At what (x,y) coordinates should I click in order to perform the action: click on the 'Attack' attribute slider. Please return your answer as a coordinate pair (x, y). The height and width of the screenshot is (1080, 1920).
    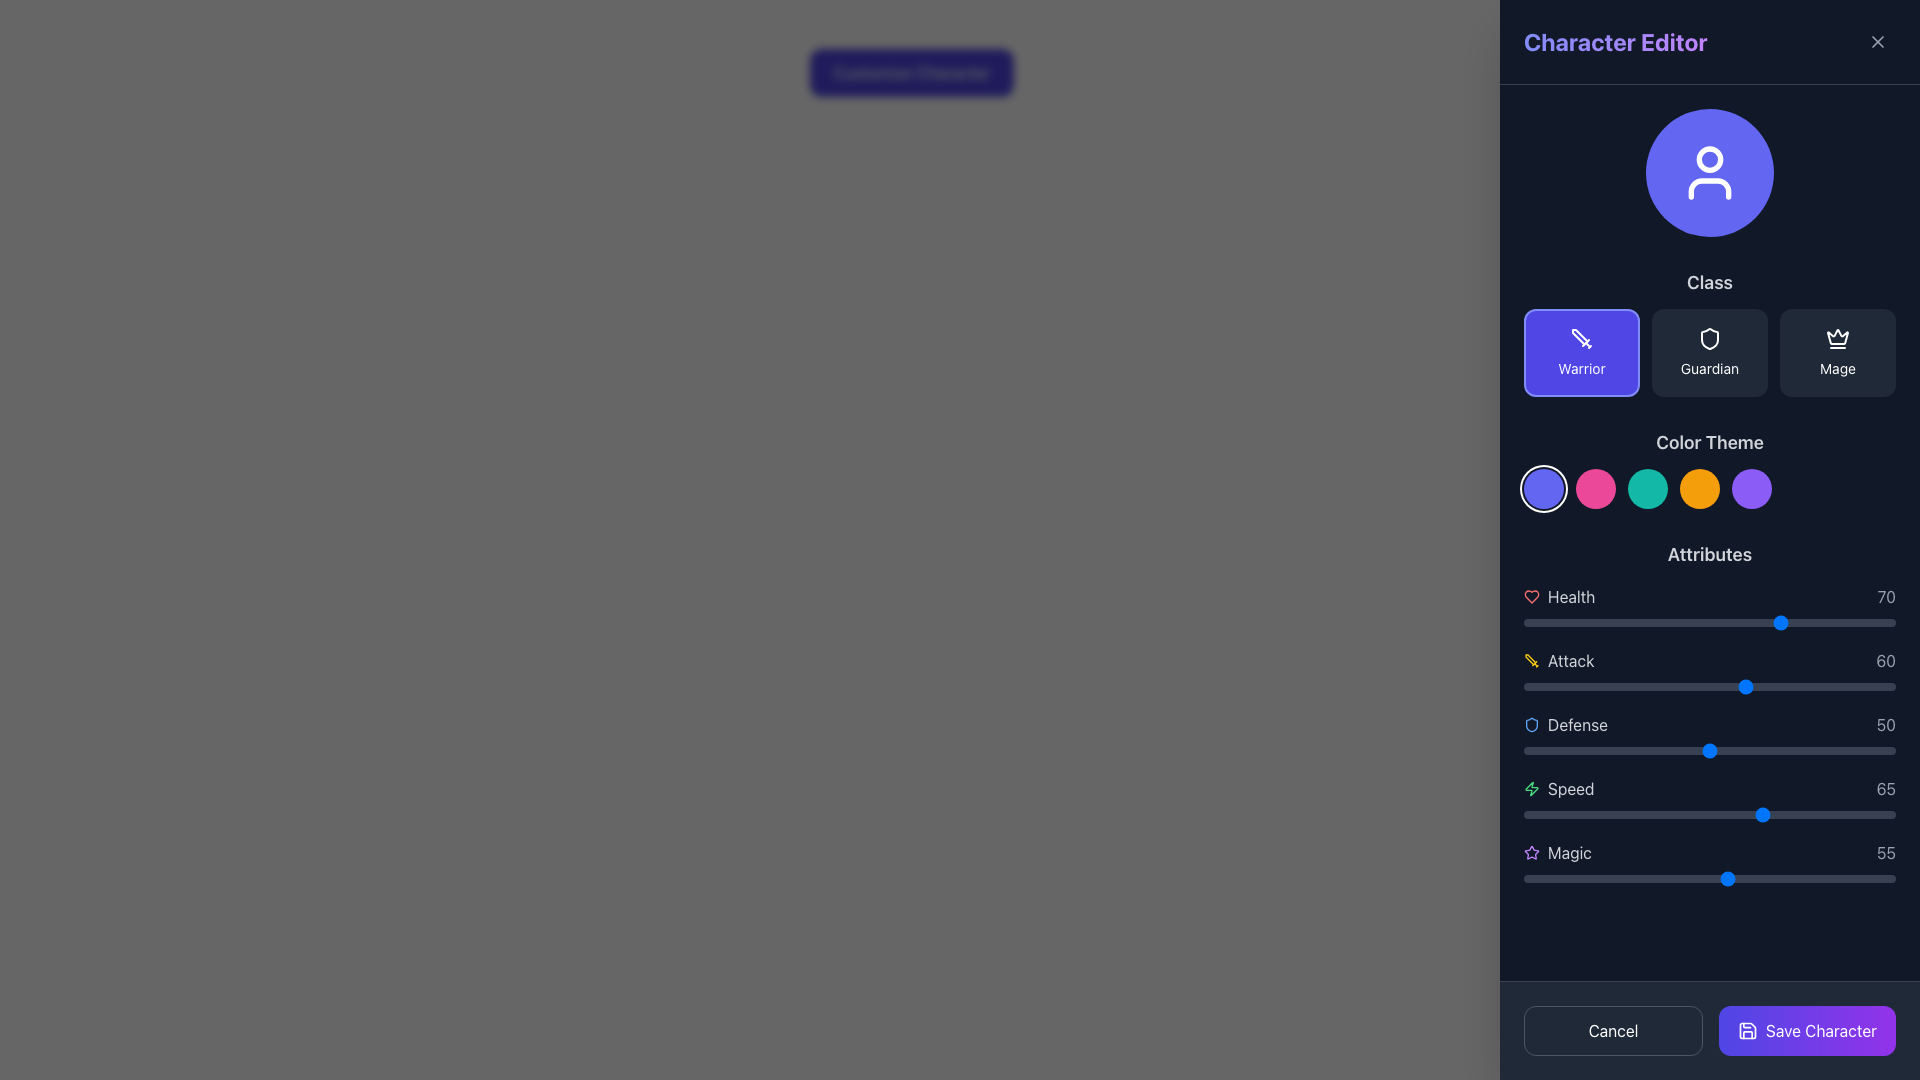
    Looking at the image, I should click on (1840, 685).